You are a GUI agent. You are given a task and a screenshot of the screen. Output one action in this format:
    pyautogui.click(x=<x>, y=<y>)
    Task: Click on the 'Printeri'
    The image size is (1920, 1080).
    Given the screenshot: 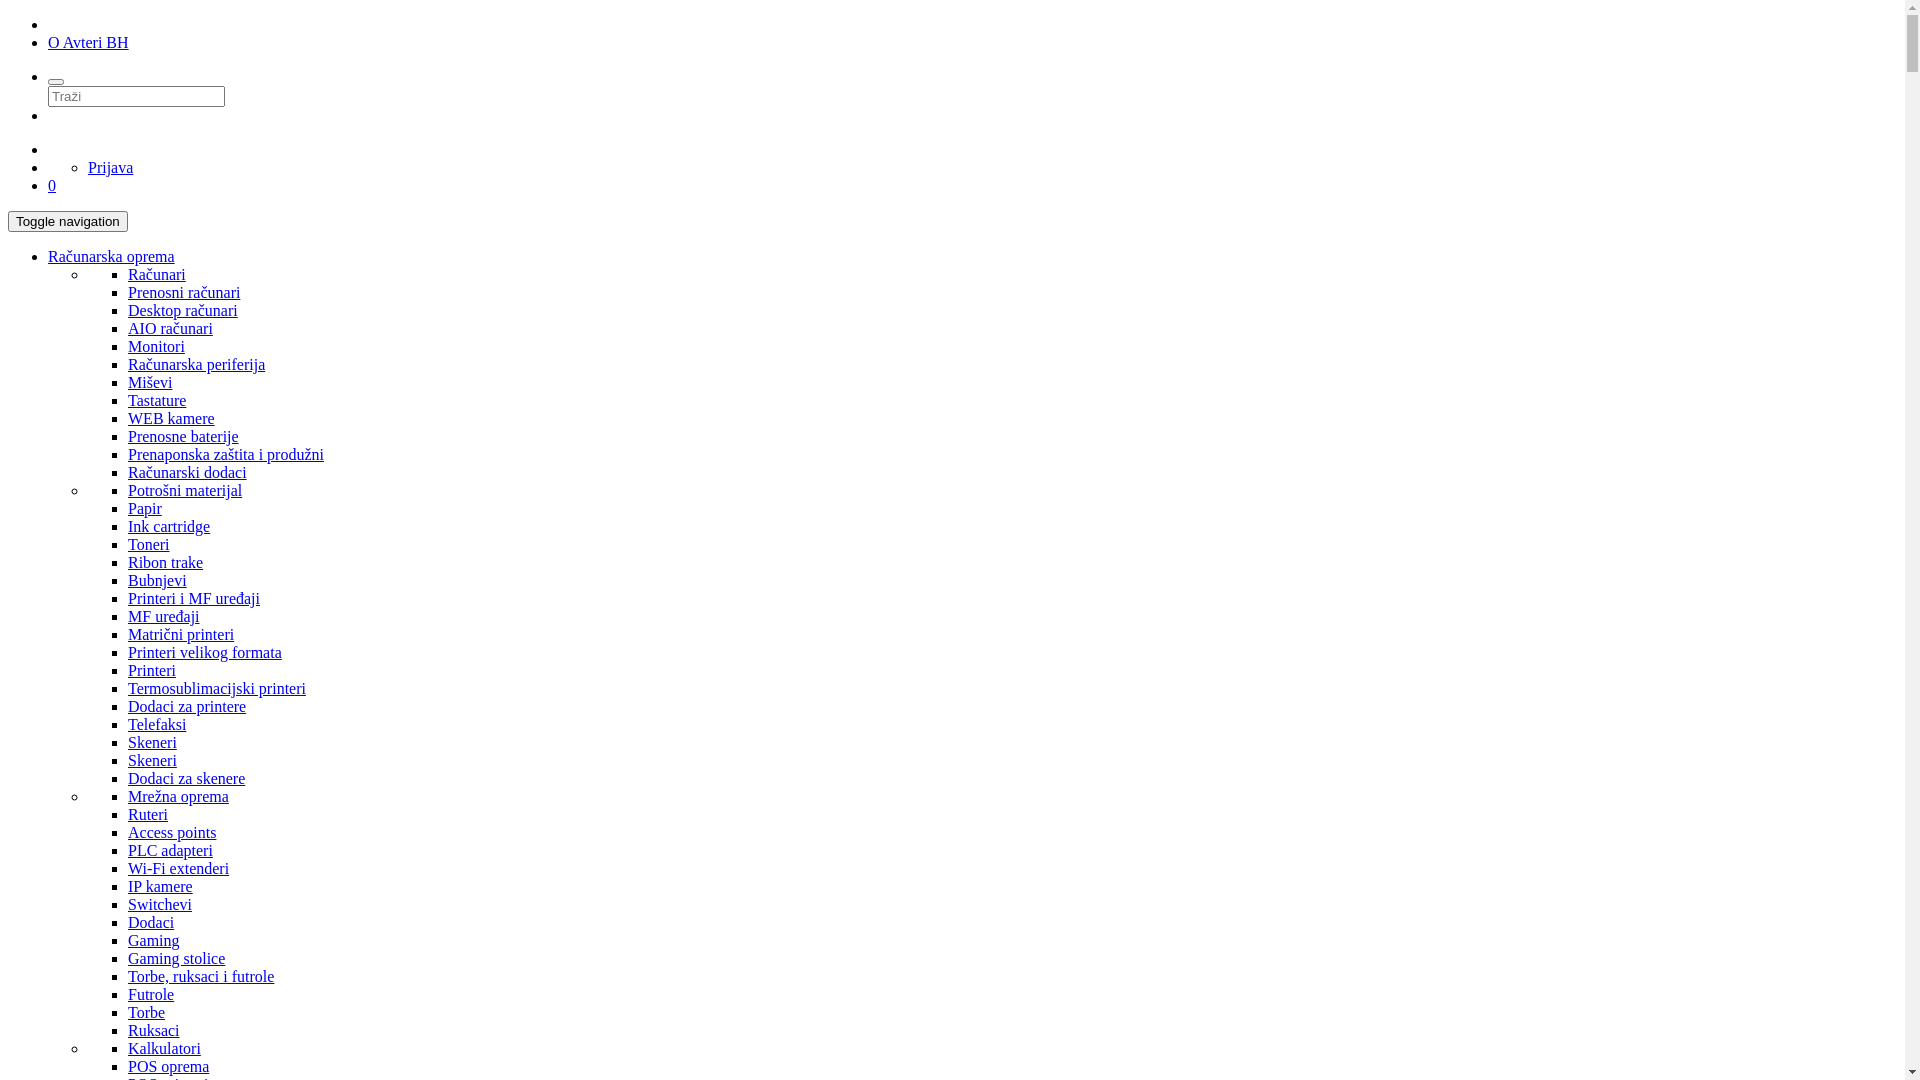 What is the action you would take?
    pyautogui.click(x=151, y=670)
    